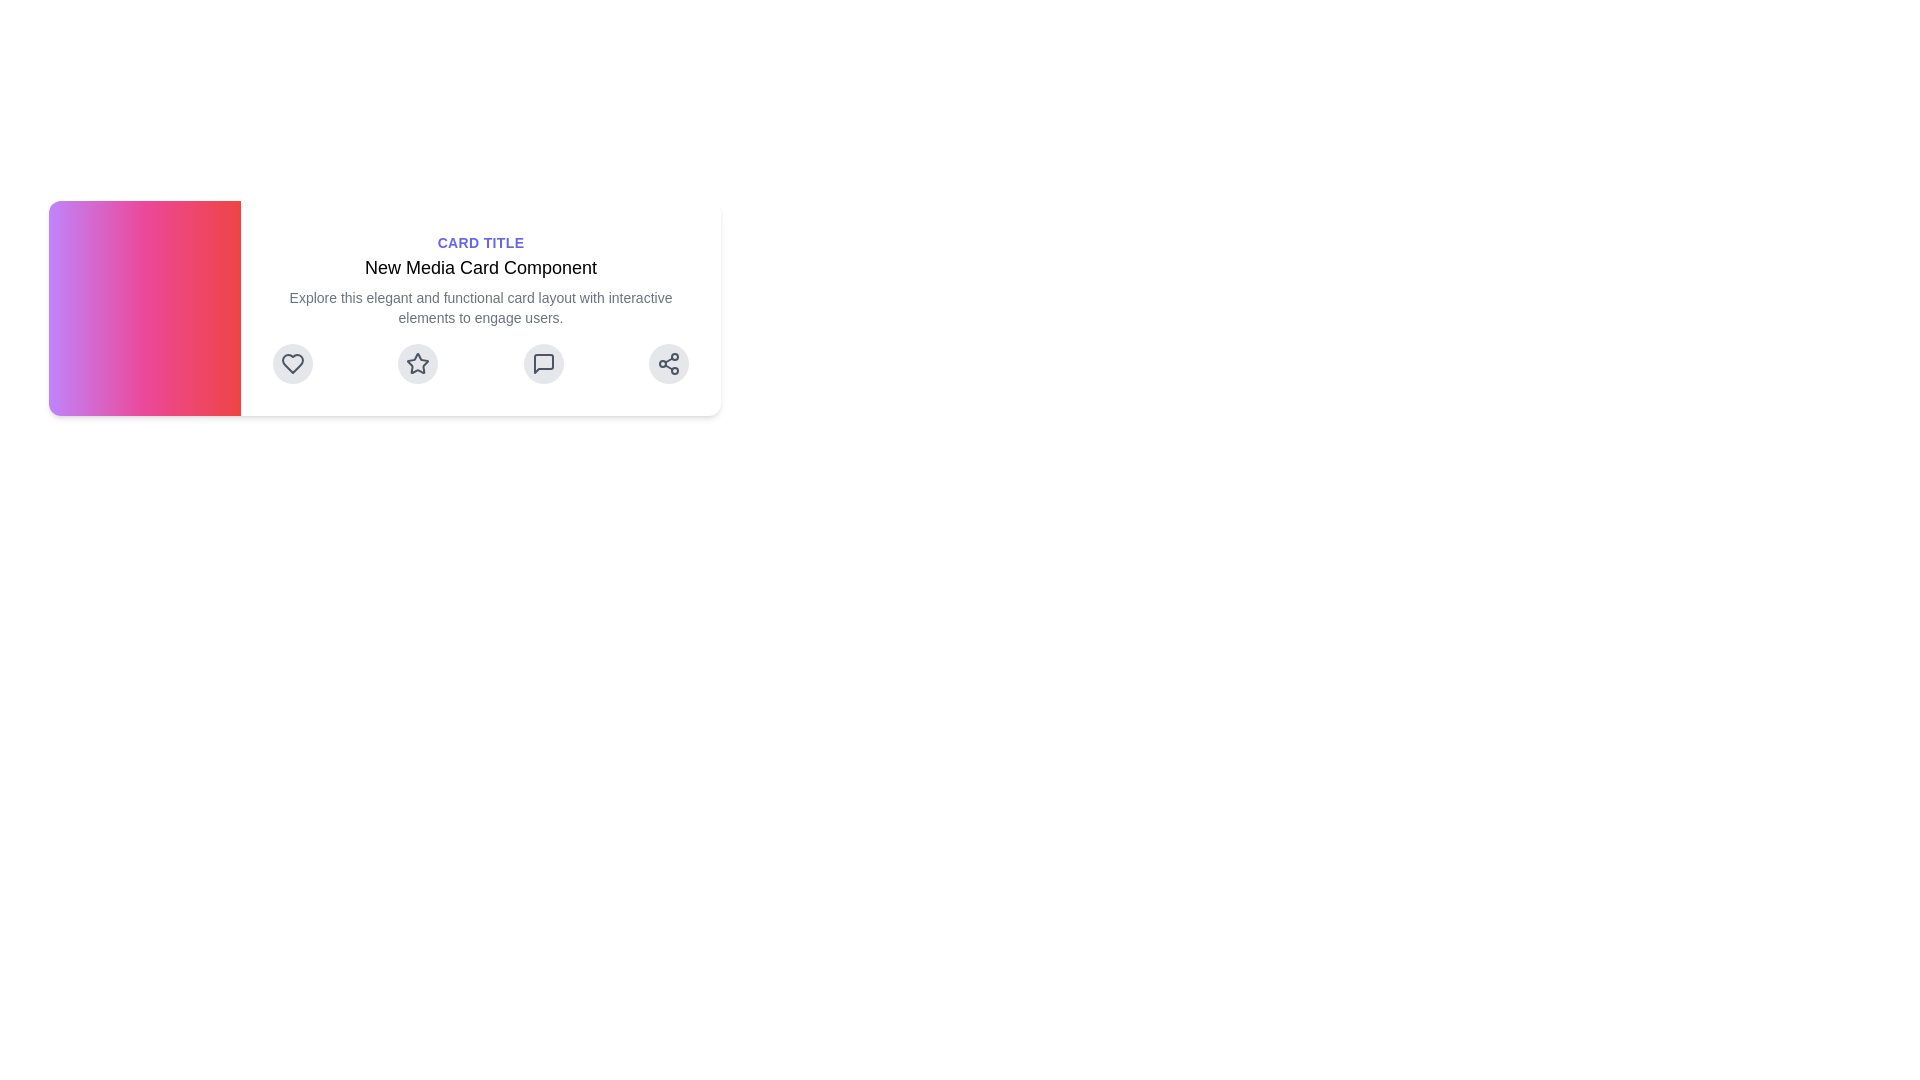  I want to click on the circular button with a light gray background and a darker gray star icon at its center to favorite or rate, which is the second button from the left in a horizontal arrangement, so click(416, 362).